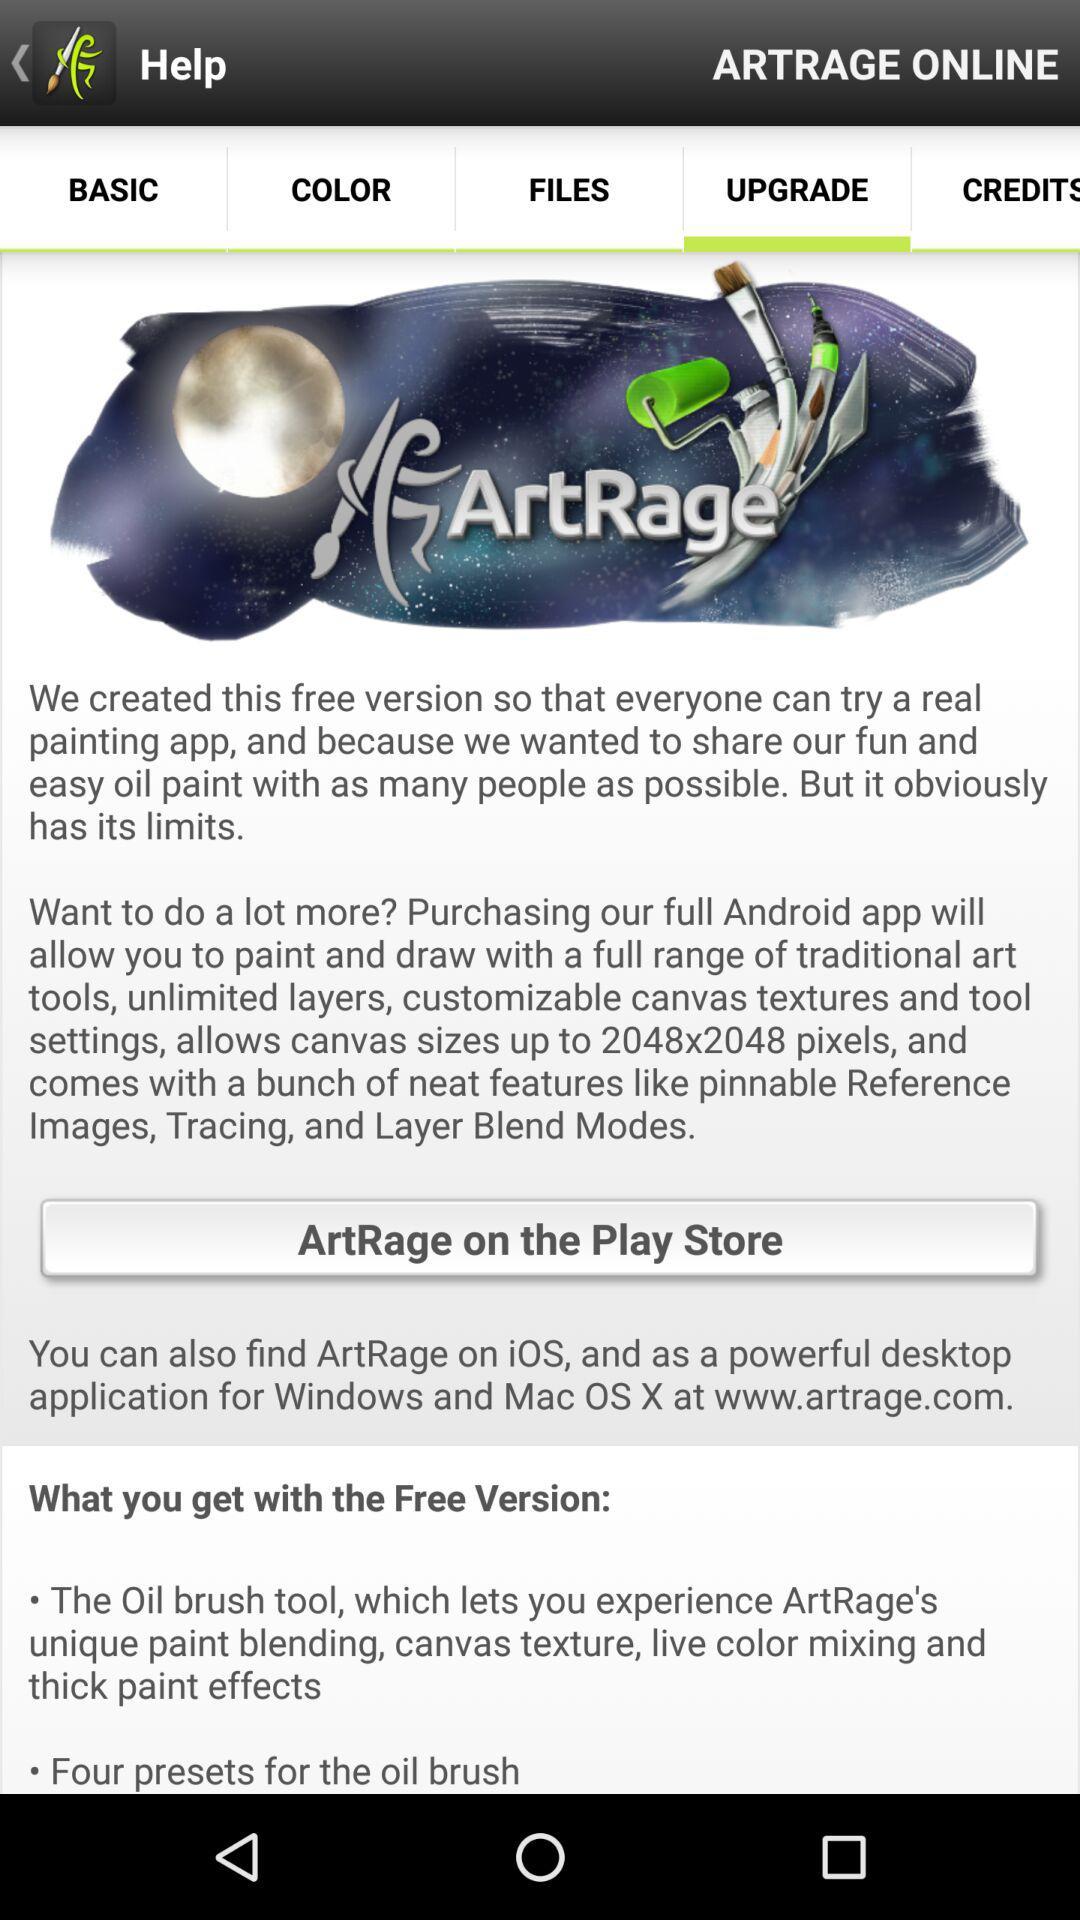 This screenshot has height=1920, width=1080. Describe the element at coordinates (884, 62) in the screenshot. I see `item to the right of the help icon` at that location.